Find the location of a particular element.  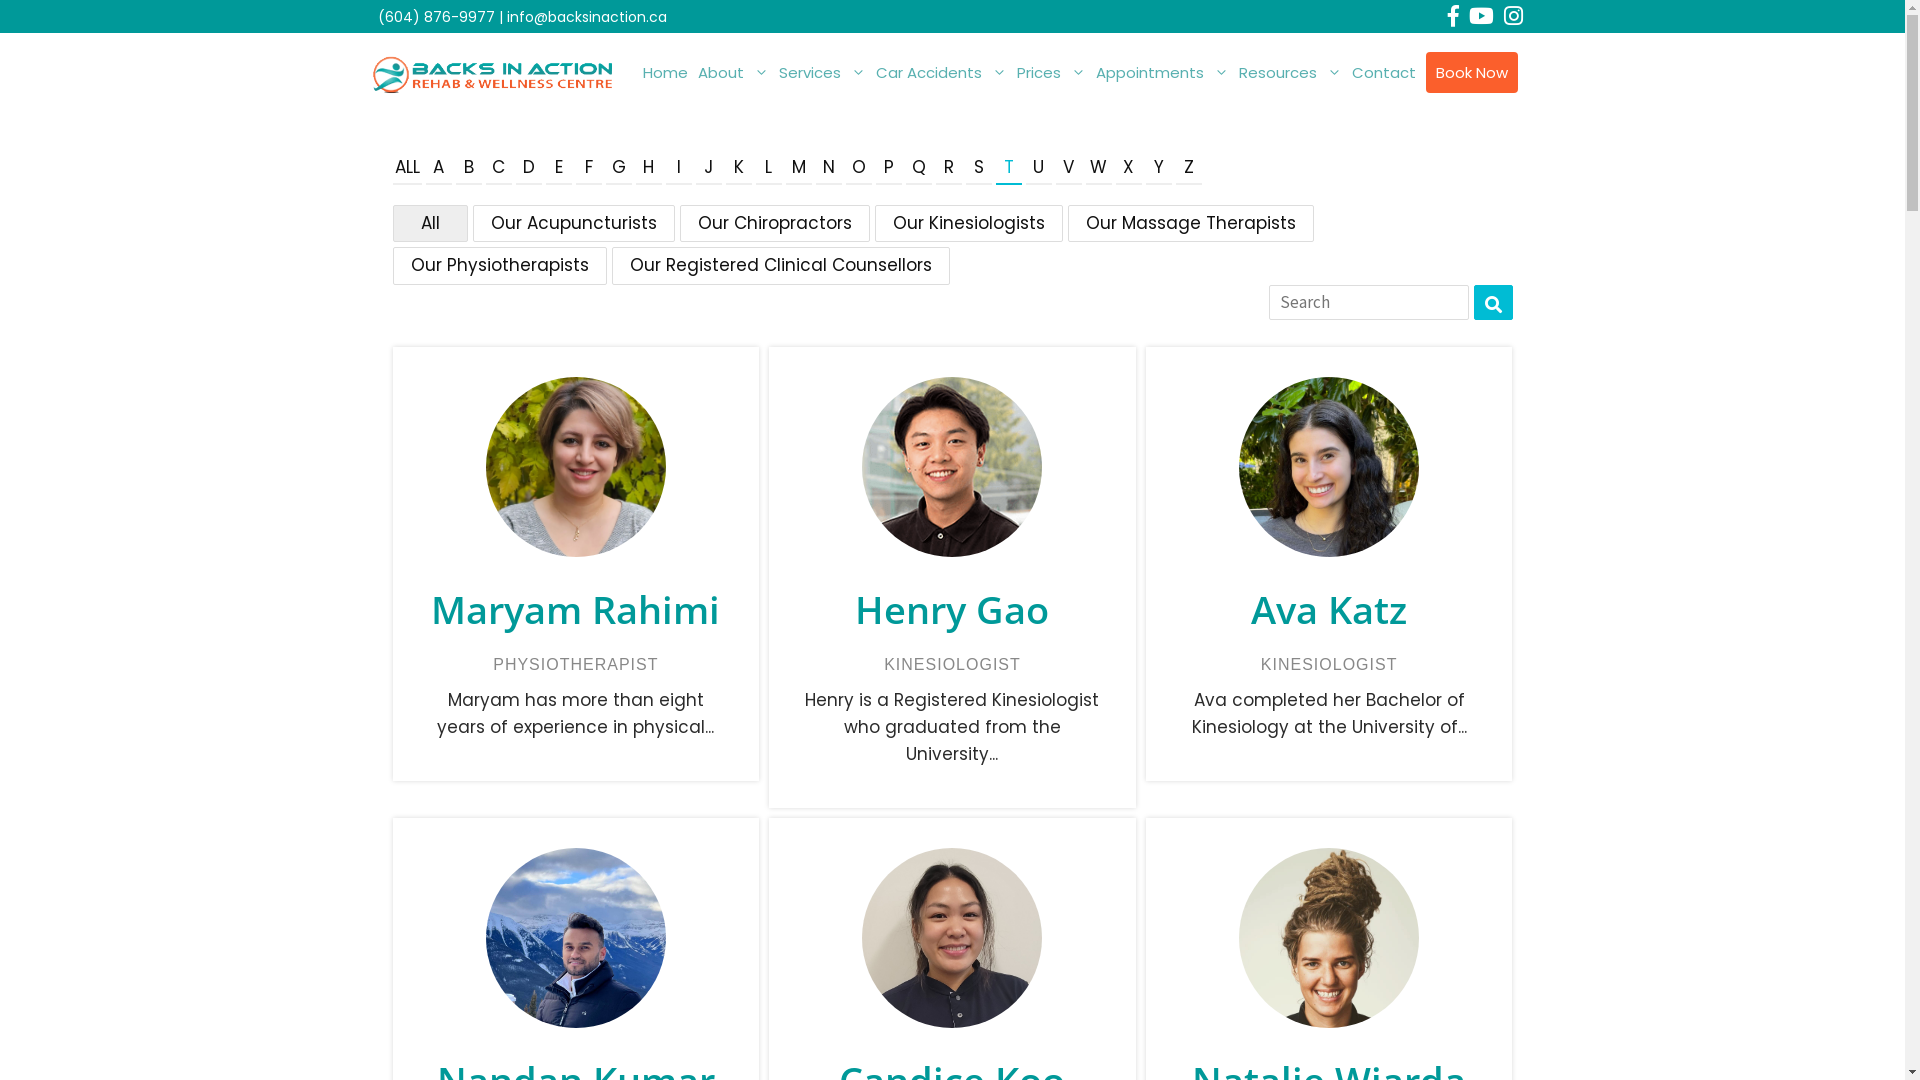

'G' is located at coordinates (618, 168).